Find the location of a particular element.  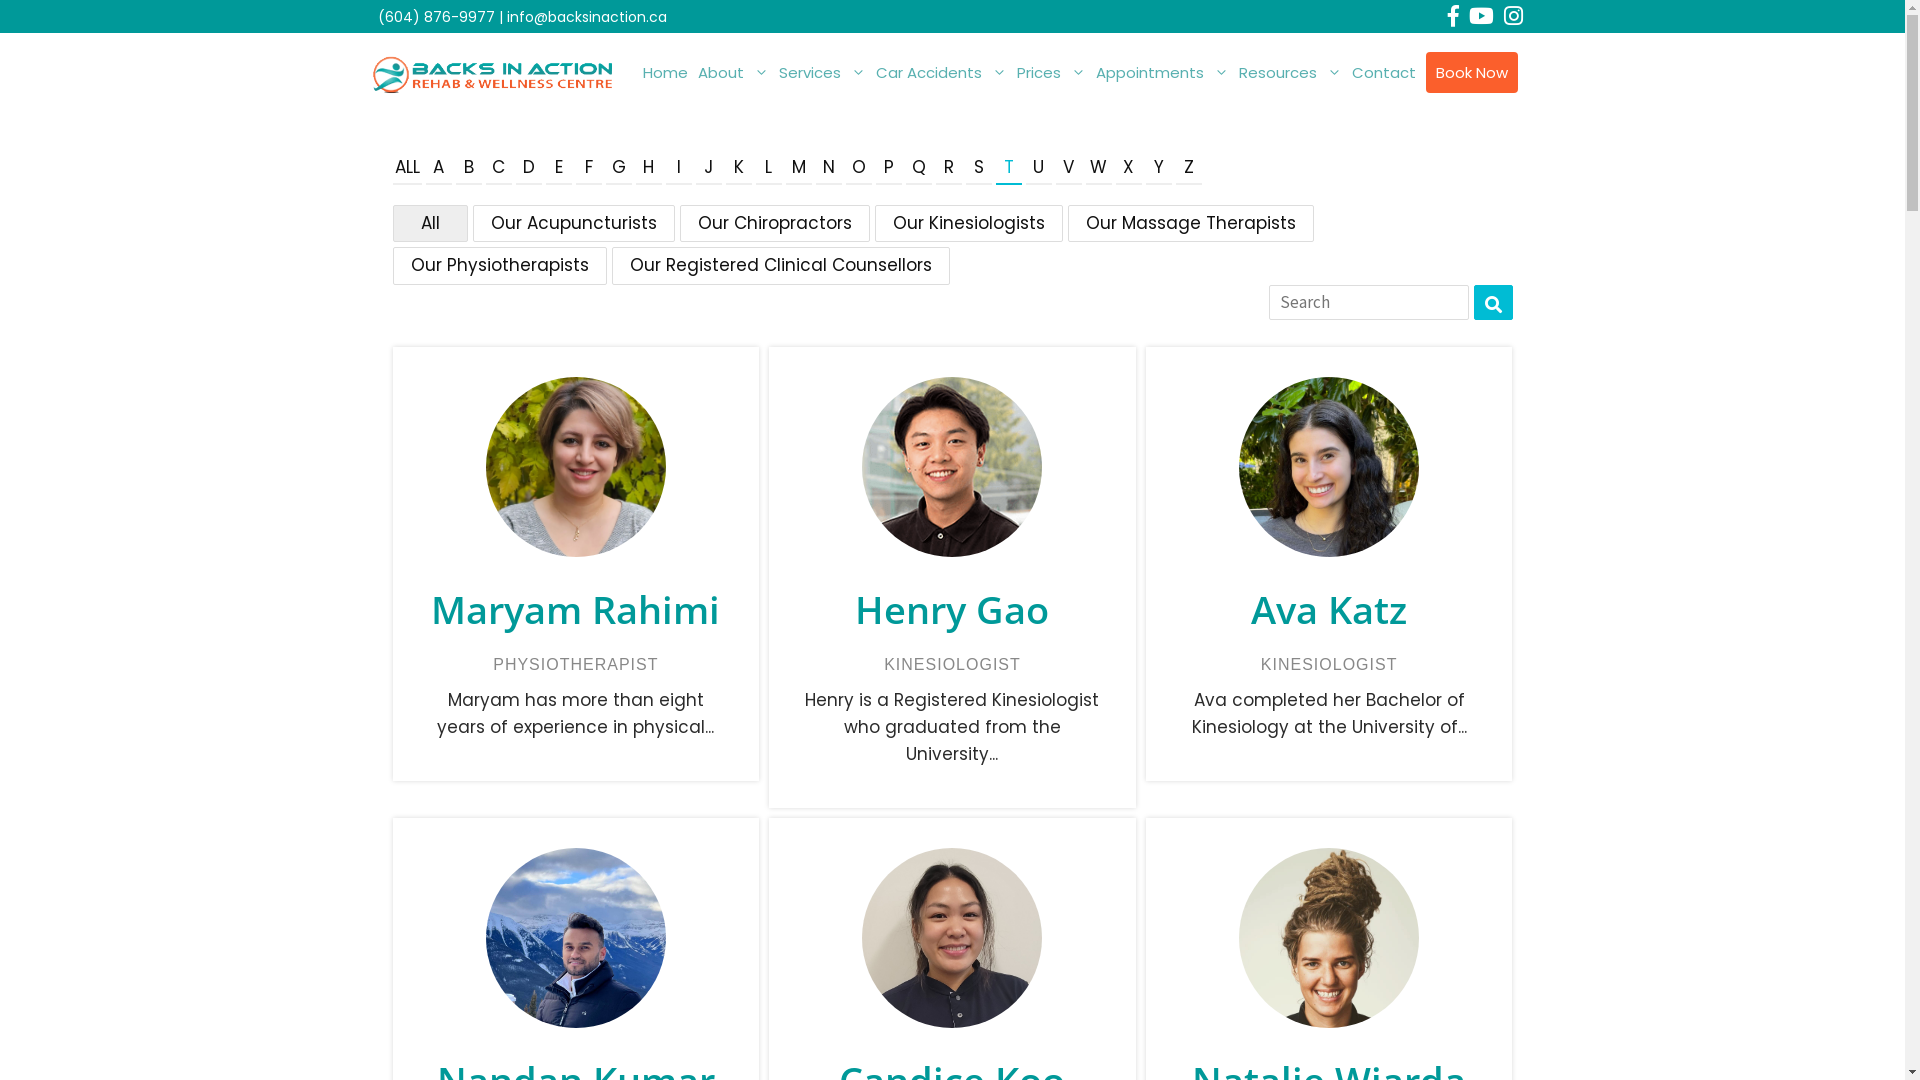

'G' is located at coordinates (618, 168).